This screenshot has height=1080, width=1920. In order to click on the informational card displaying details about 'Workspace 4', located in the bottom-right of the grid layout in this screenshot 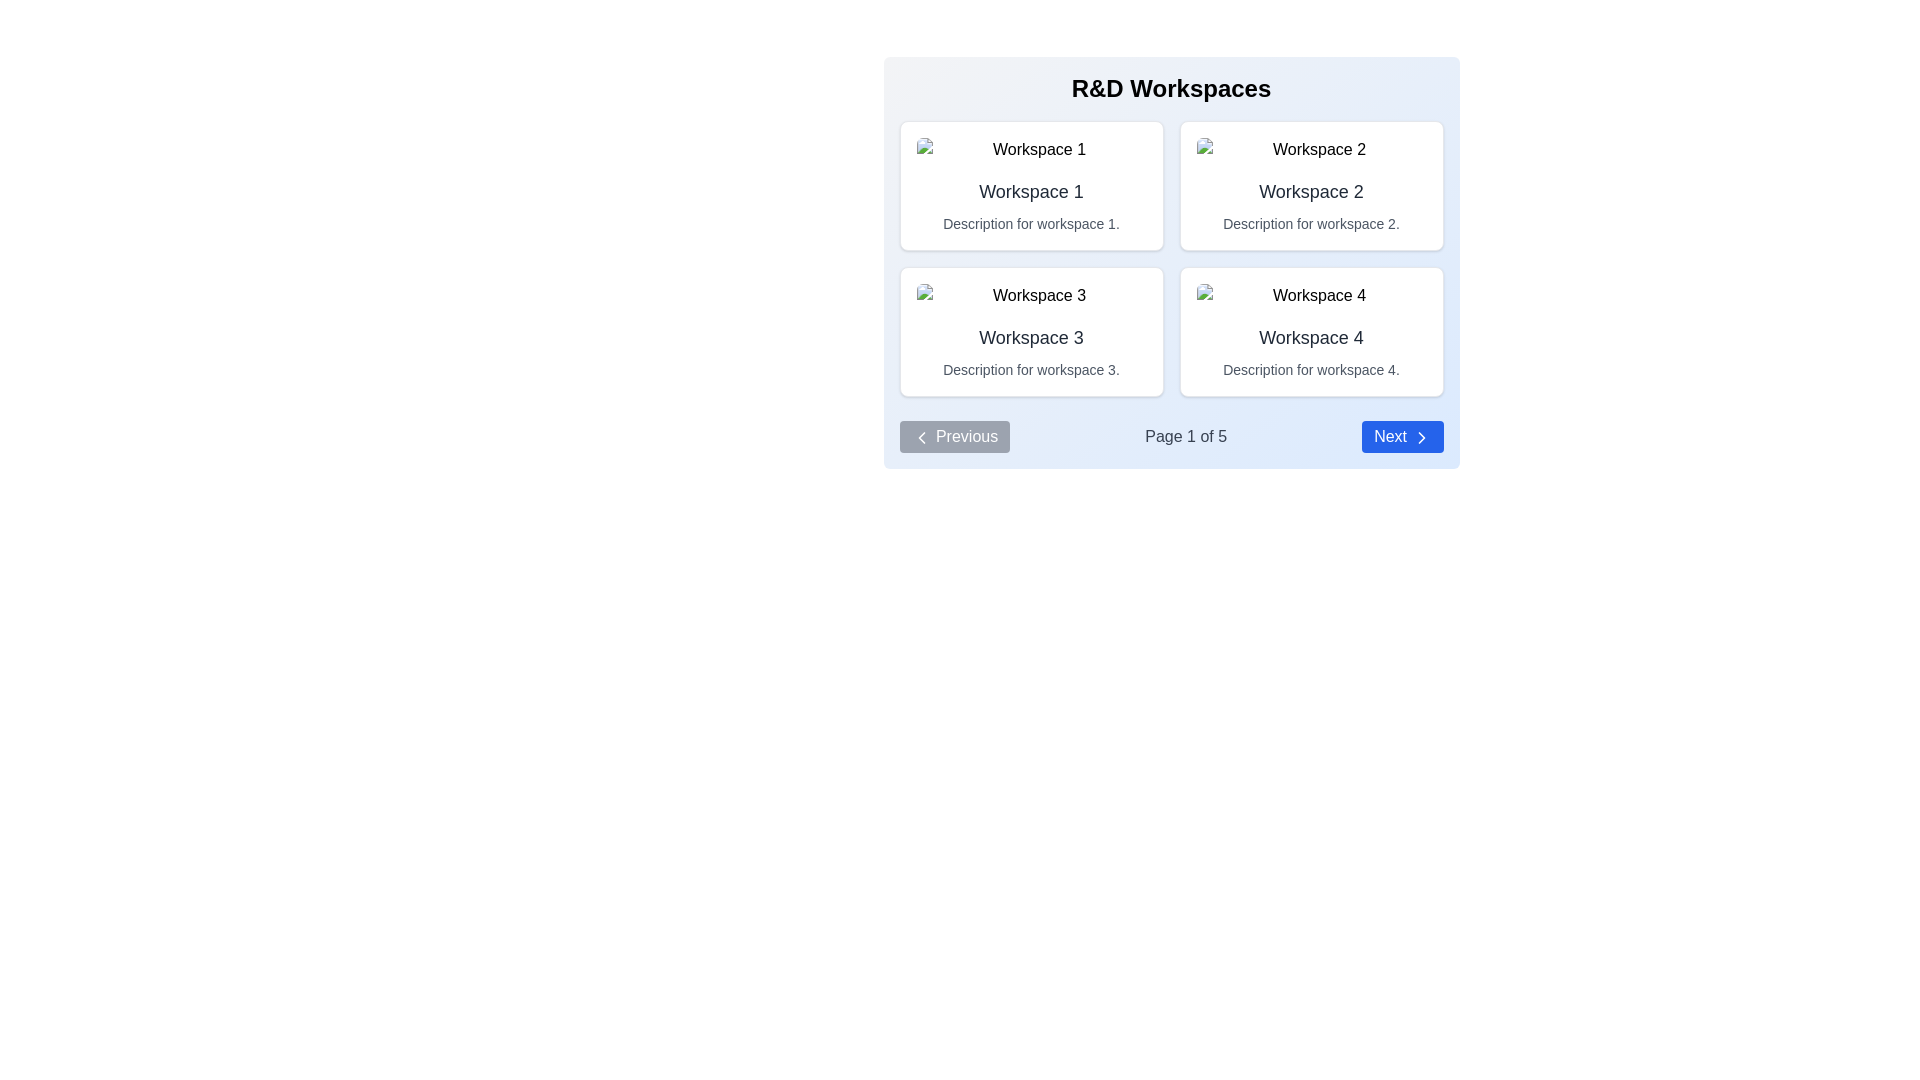, I will do `click(1311, 330)`.